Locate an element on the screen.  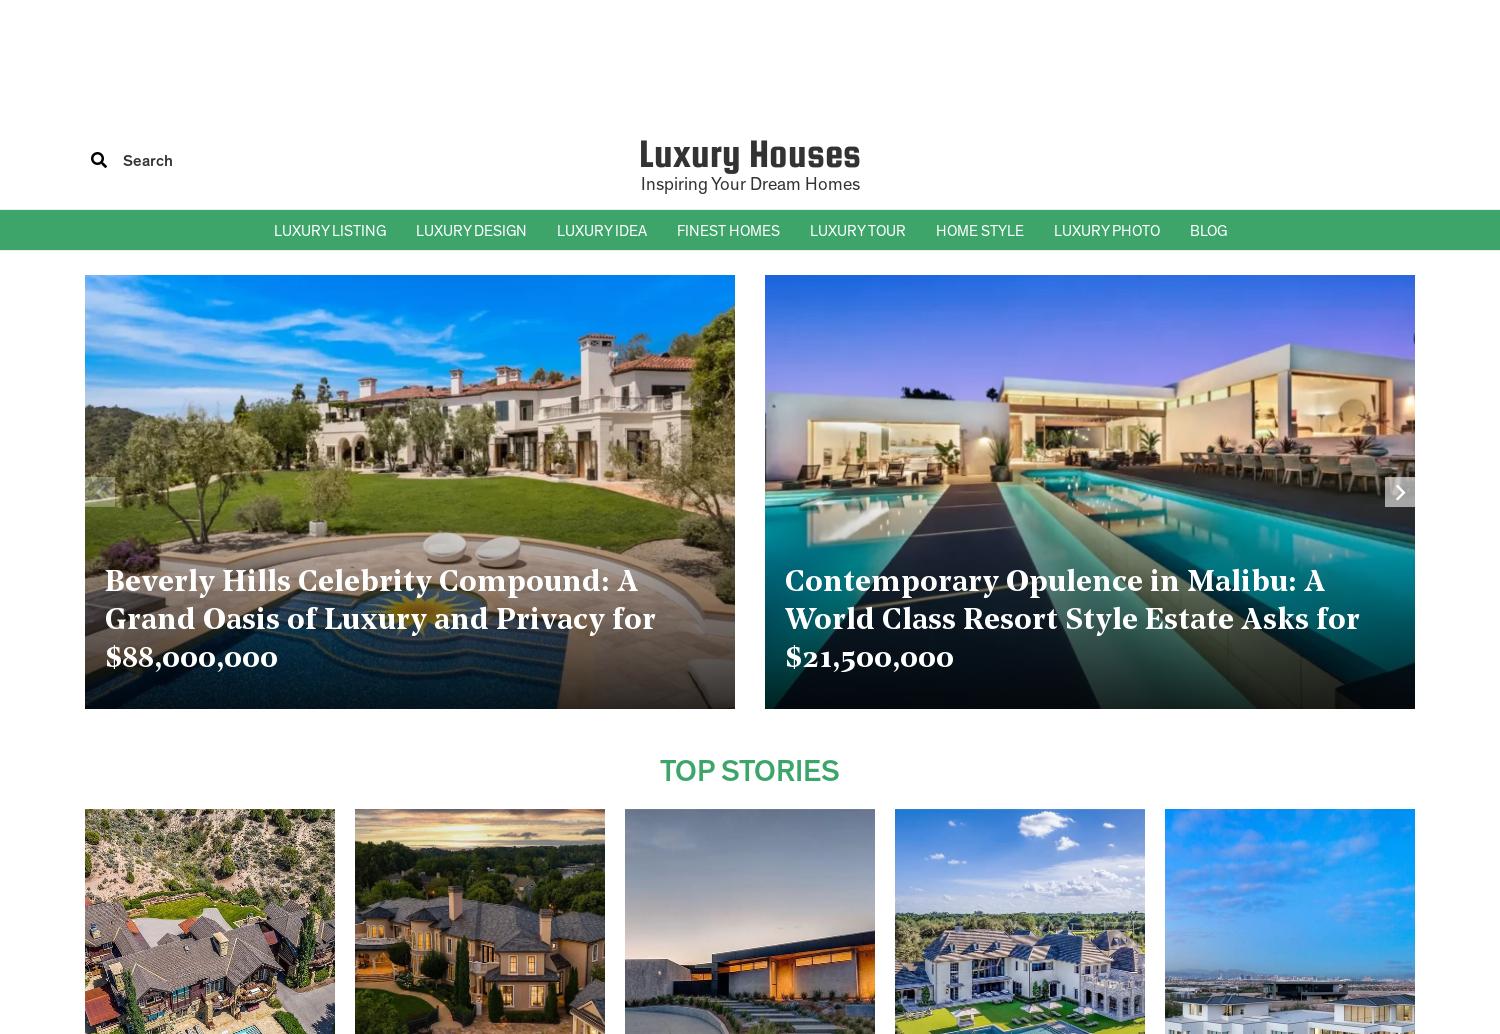
'– Mediterranean Homes' is located at coordinates (1006, 356).